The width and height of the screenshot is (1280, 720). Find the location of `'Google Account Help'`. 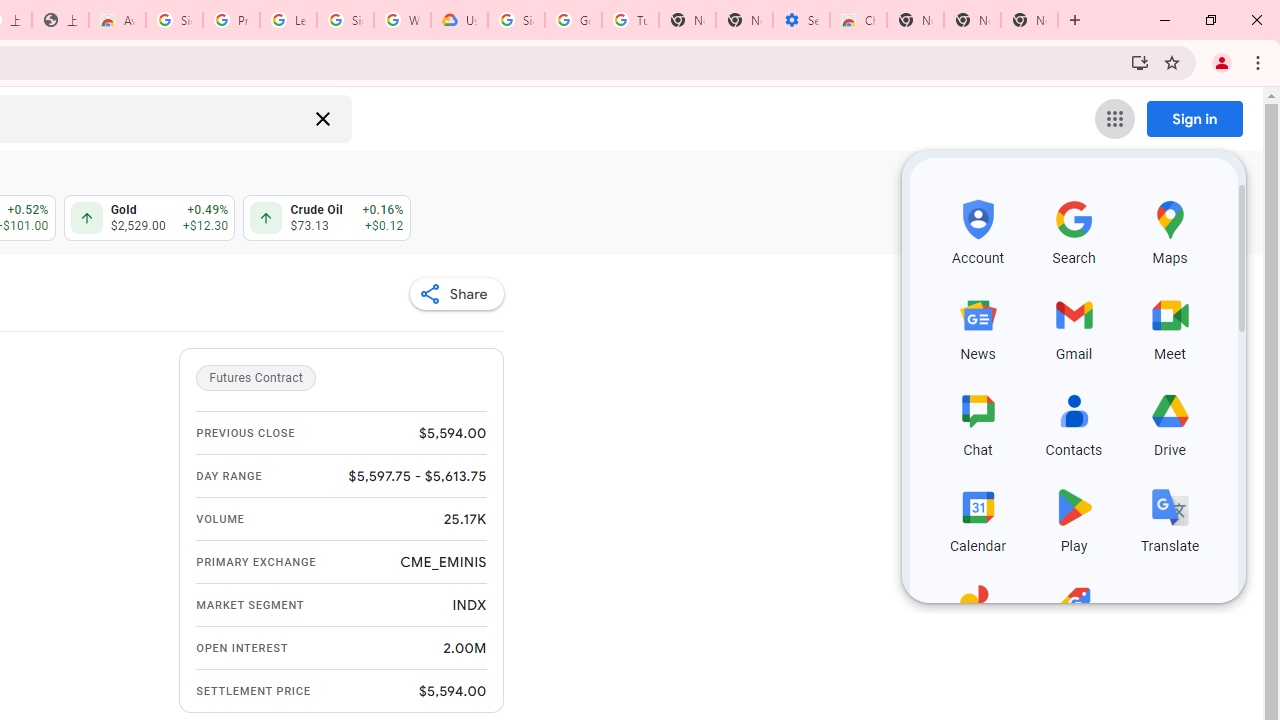

'Google Account Help' is located at coordinates (572, 20).